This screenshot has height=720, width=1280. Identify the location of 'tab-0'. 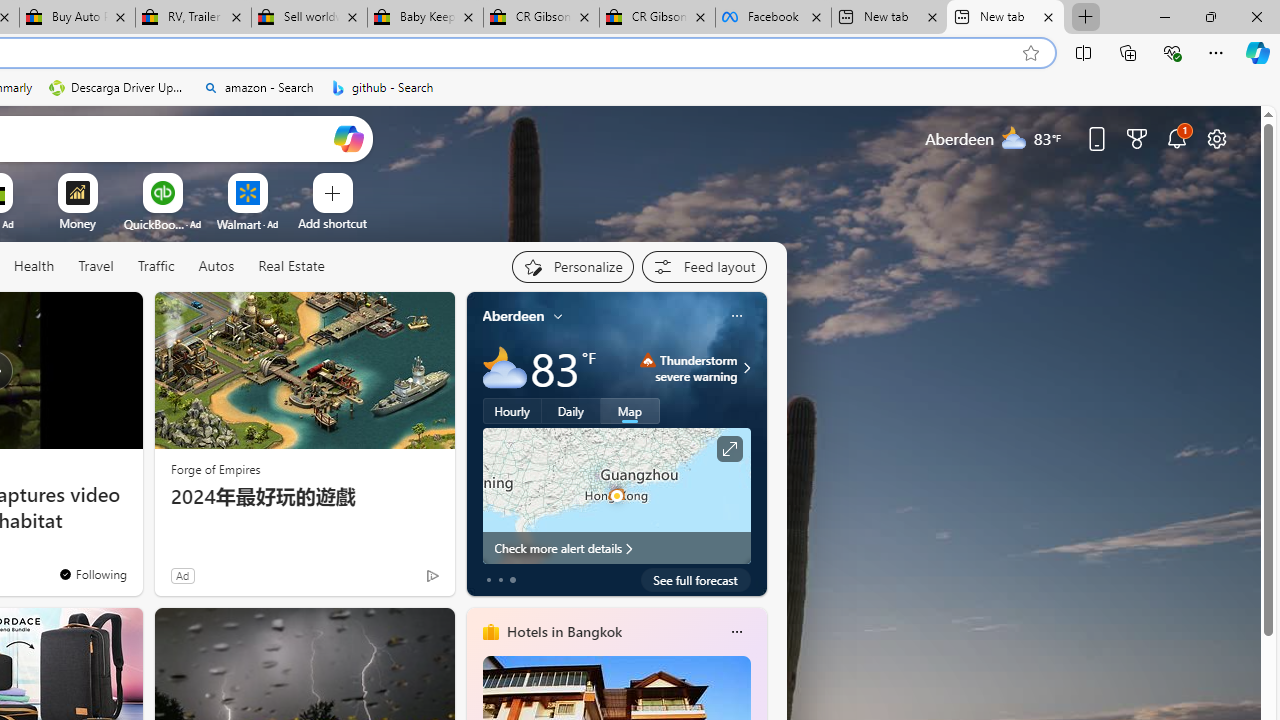
(488, 579).